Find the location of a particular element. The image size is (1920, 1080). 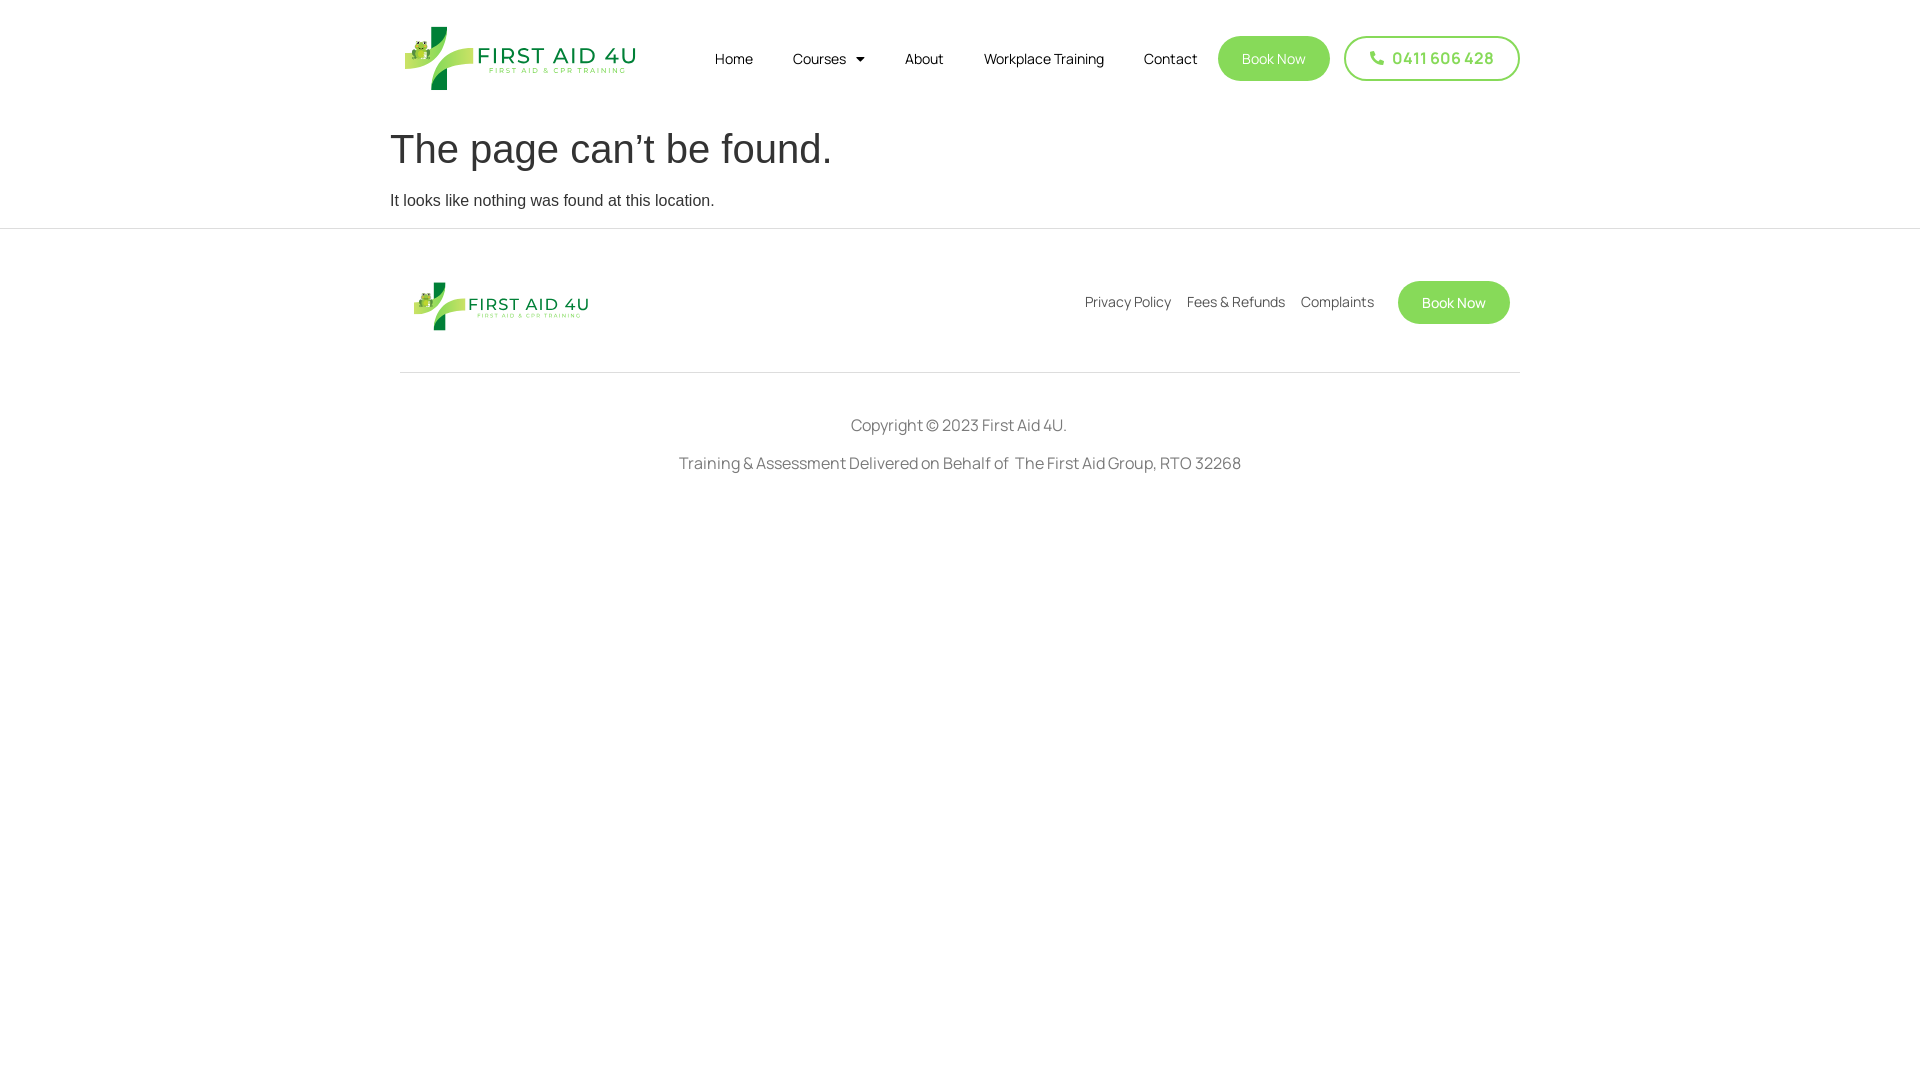

'Home' is located at coordinates (695, 57).